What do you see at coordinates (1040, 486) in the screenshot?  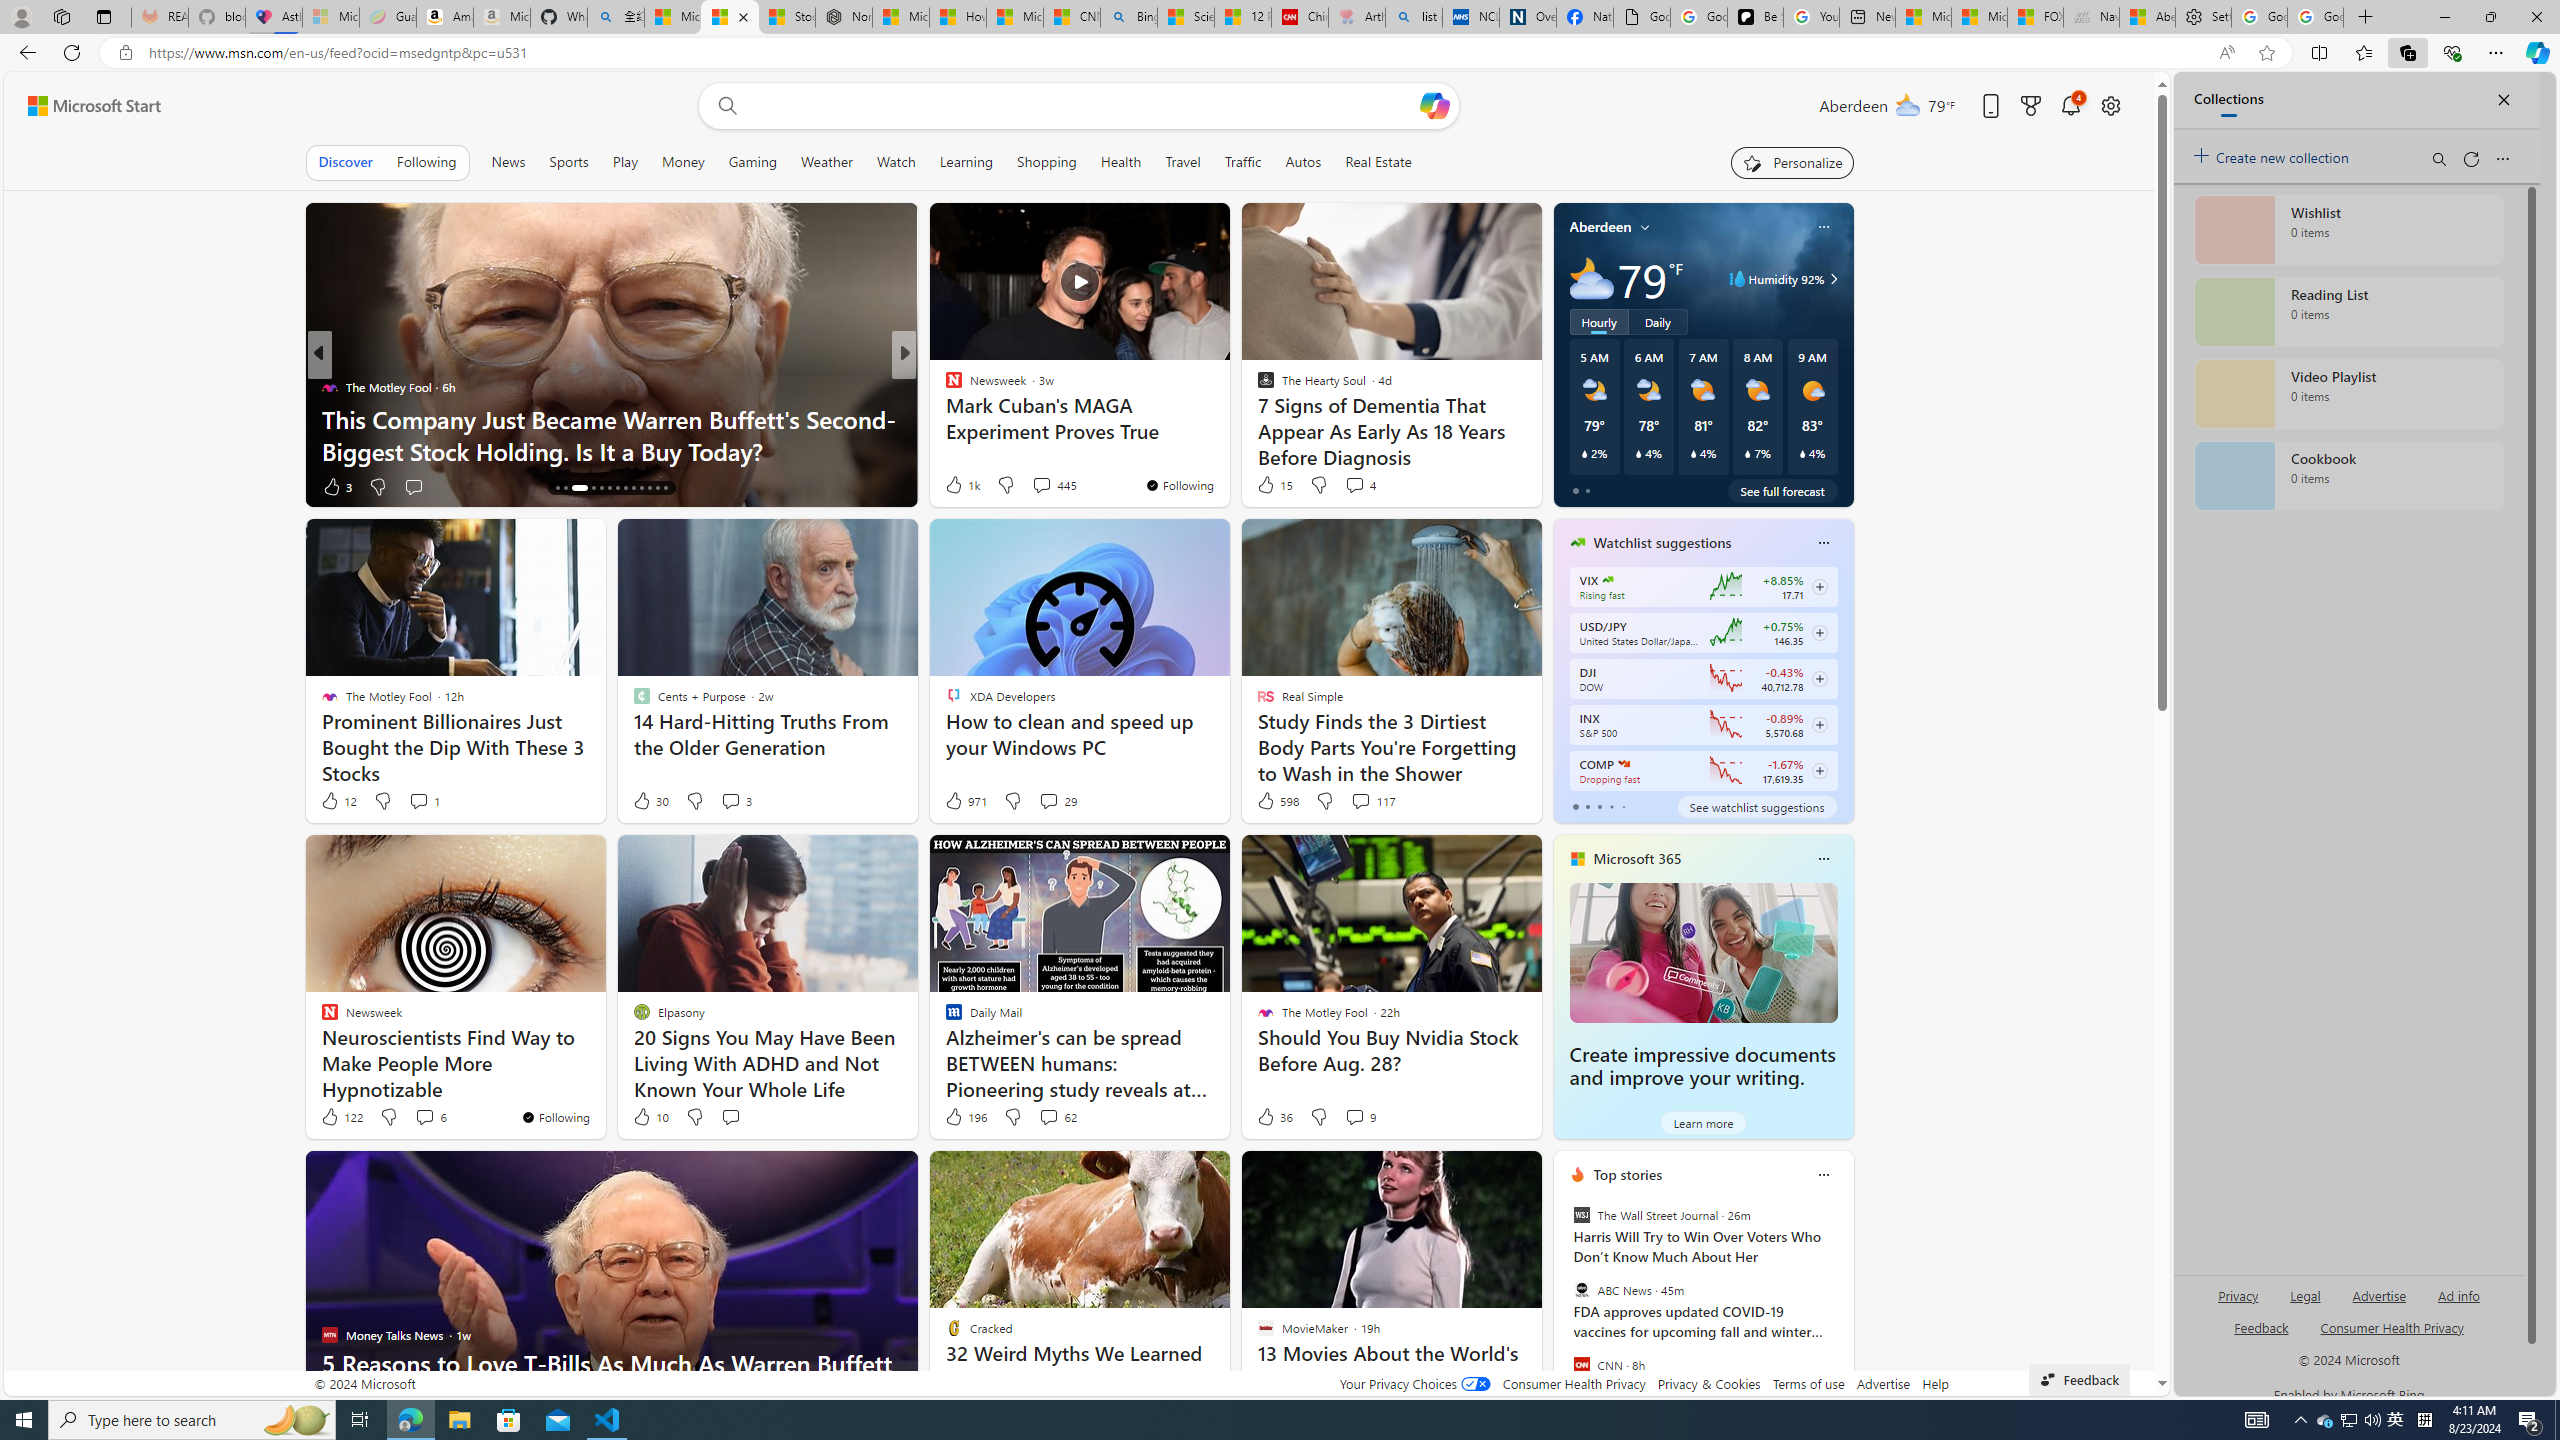 I see `'View comments 13 Comment'` at bounding box center [1040, 486].